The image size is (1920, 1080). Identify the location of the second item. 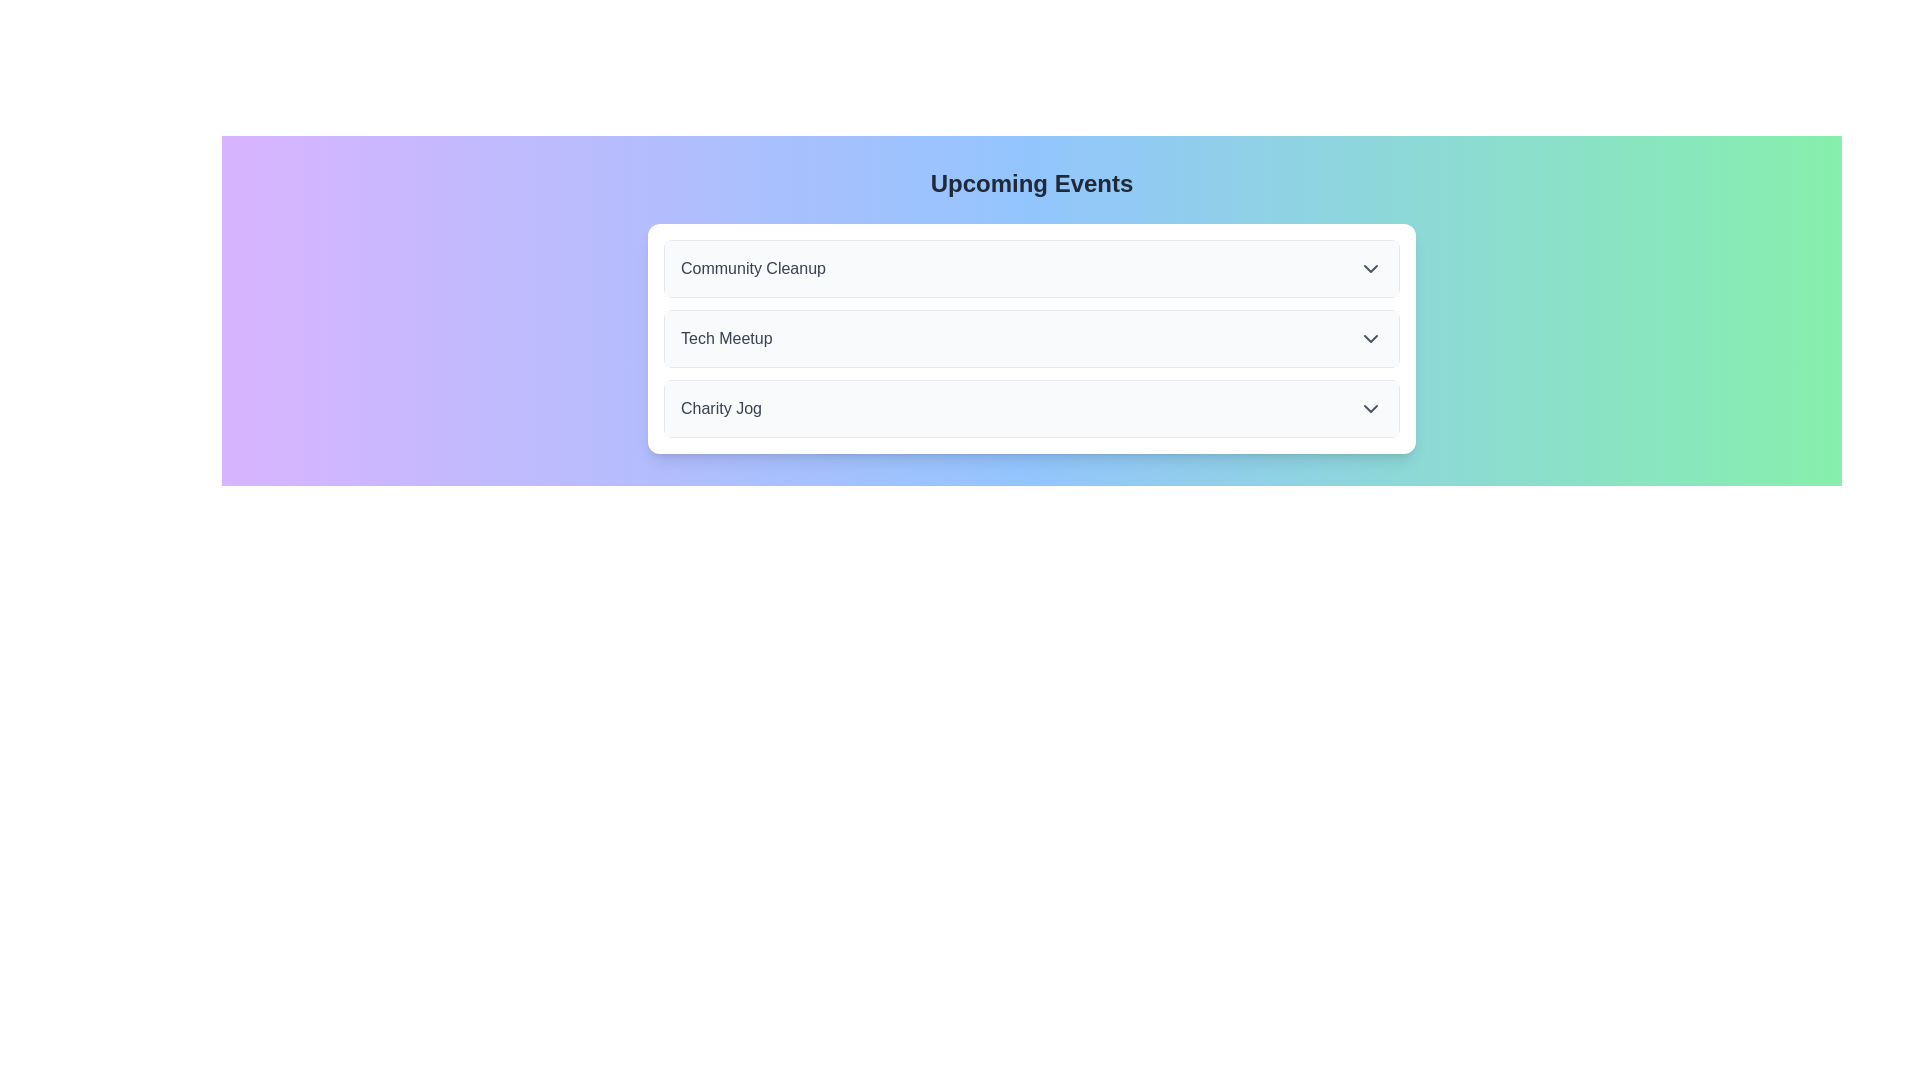
(1032, 338).